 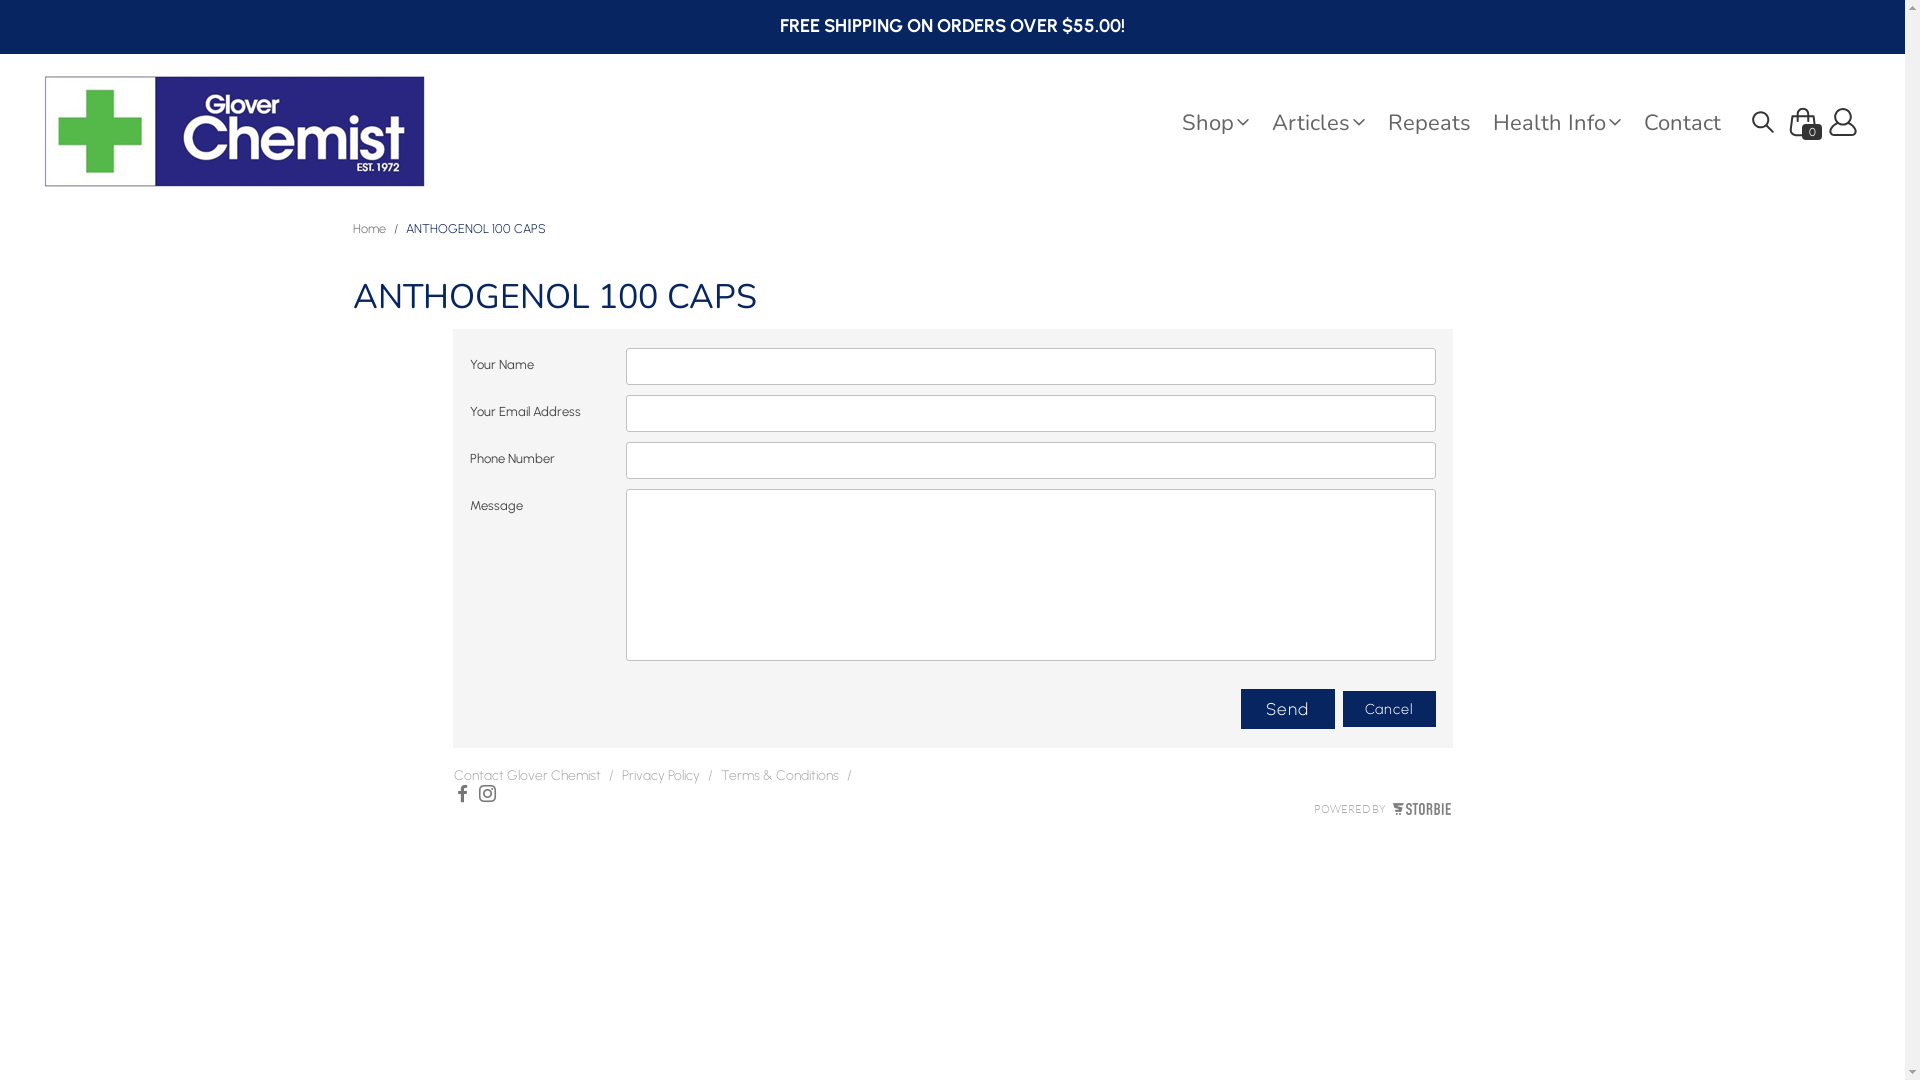 What do you see at coordinates (461, 797) in the screenshot?
I see `'Facebook'` at bounding box center [461, 797].